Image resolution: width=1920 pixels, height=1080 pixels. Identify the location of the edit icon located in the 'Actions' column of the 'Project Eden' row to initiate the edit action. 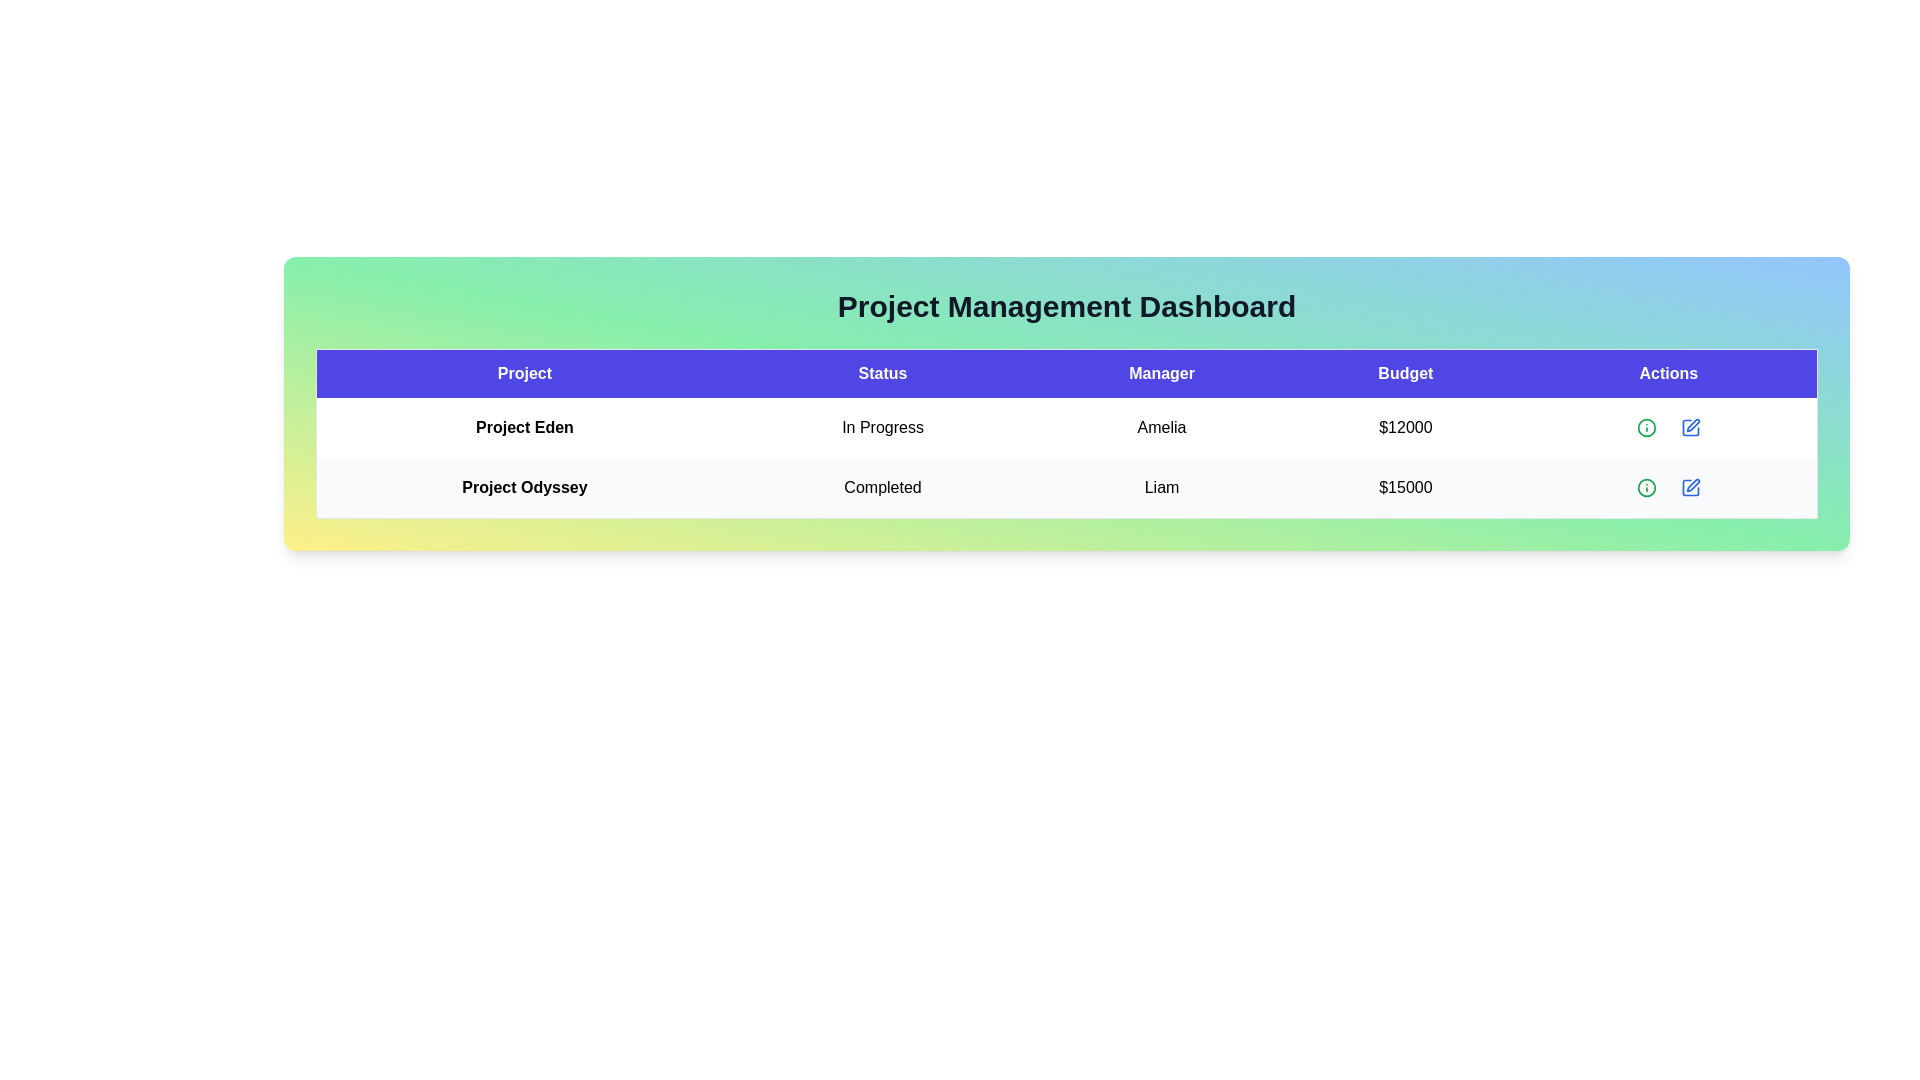
(1689, 427).